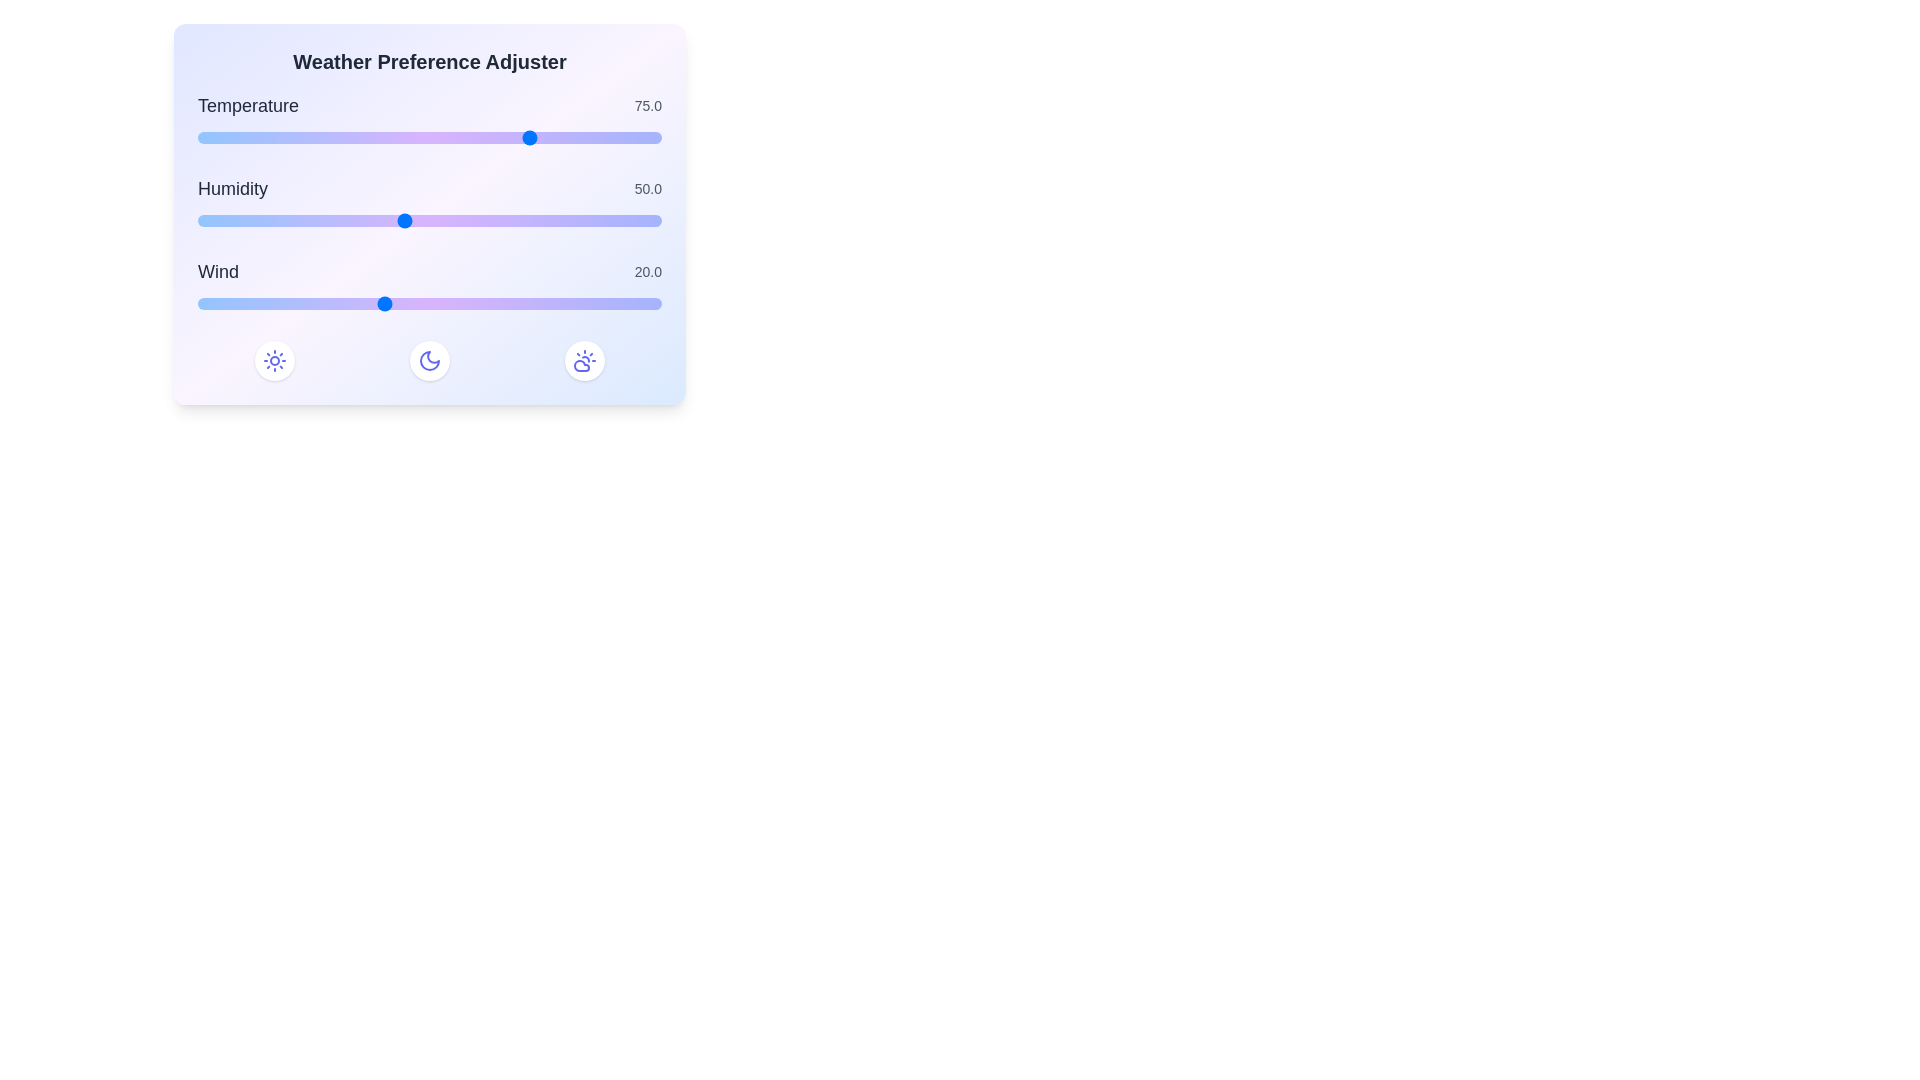 The width and height of the screenshot is (1920, 1080). I want to click on the humidity value, so click(604, 220).